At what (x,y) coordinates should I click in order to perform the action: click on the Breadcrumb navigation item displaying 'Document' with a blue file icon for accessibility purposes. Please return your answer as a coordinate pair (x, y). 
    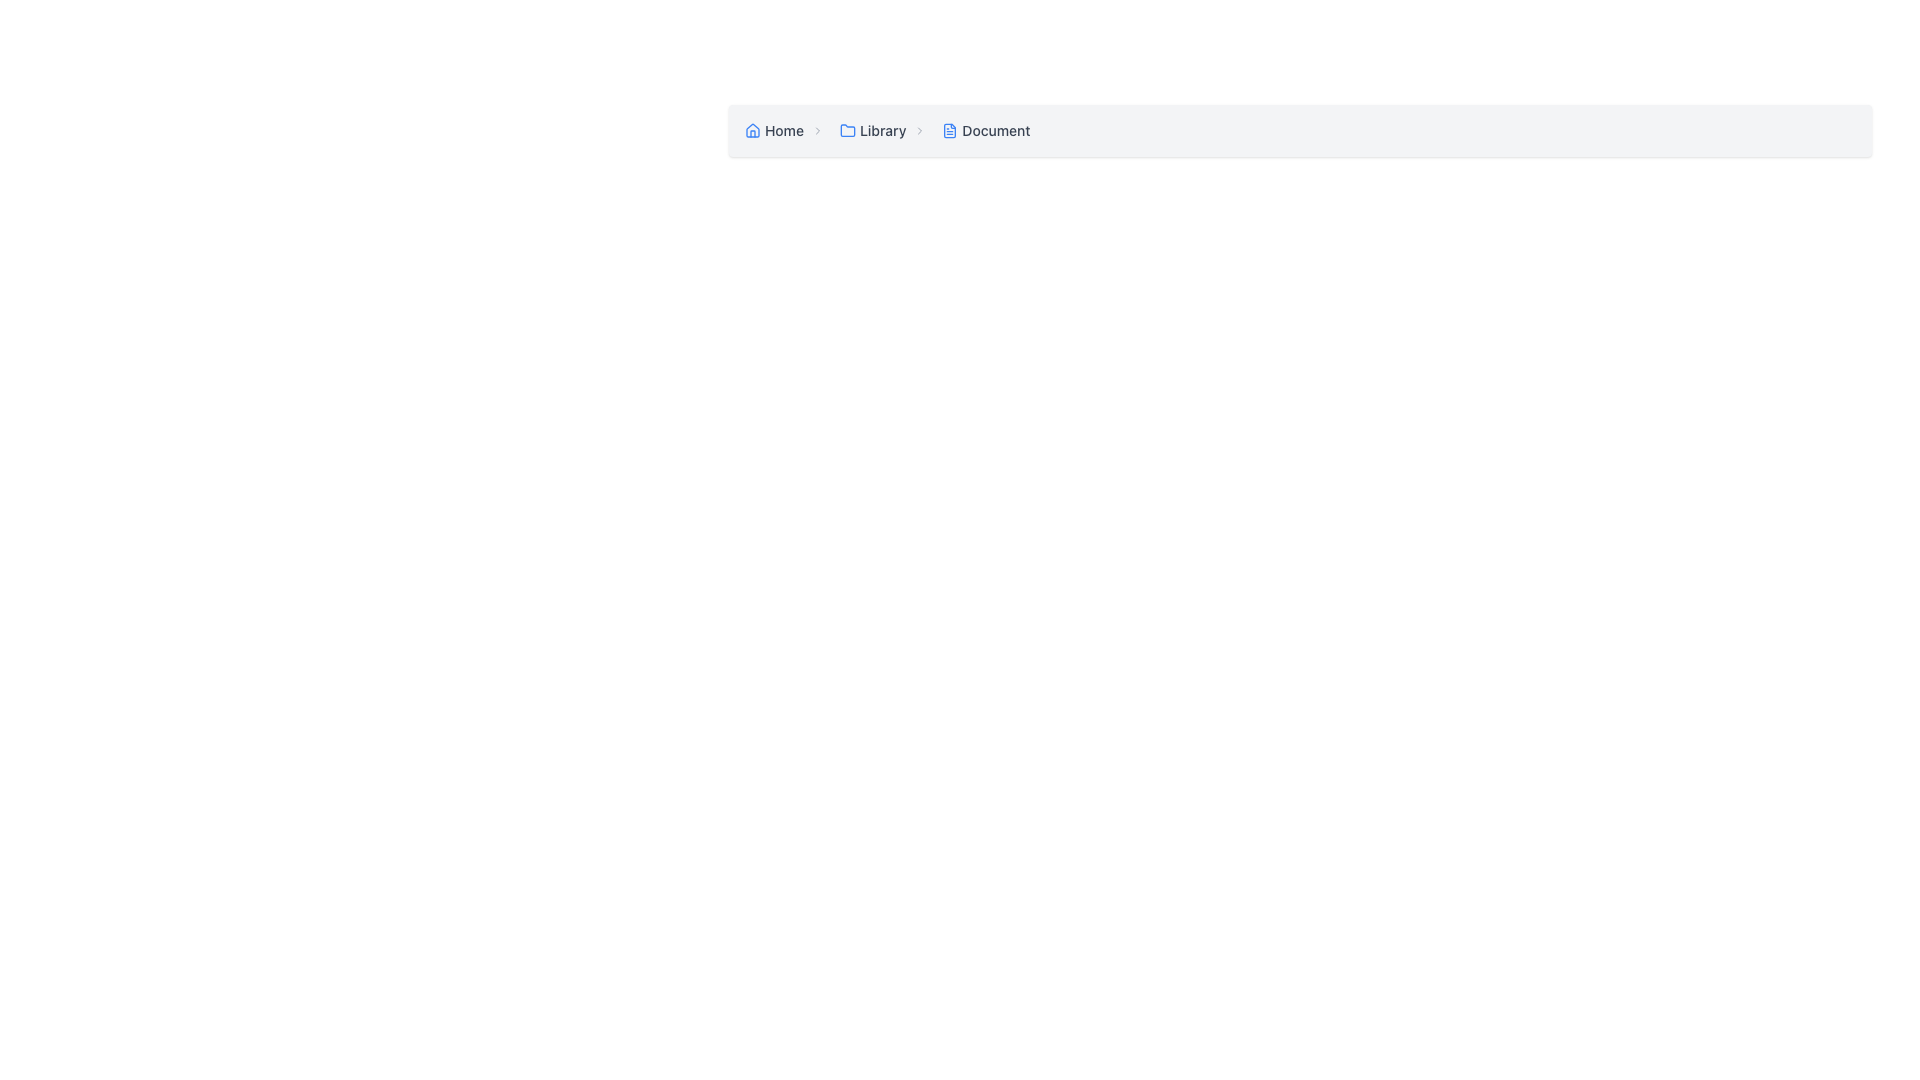
    Looking at the image, I should click on (986, 131).